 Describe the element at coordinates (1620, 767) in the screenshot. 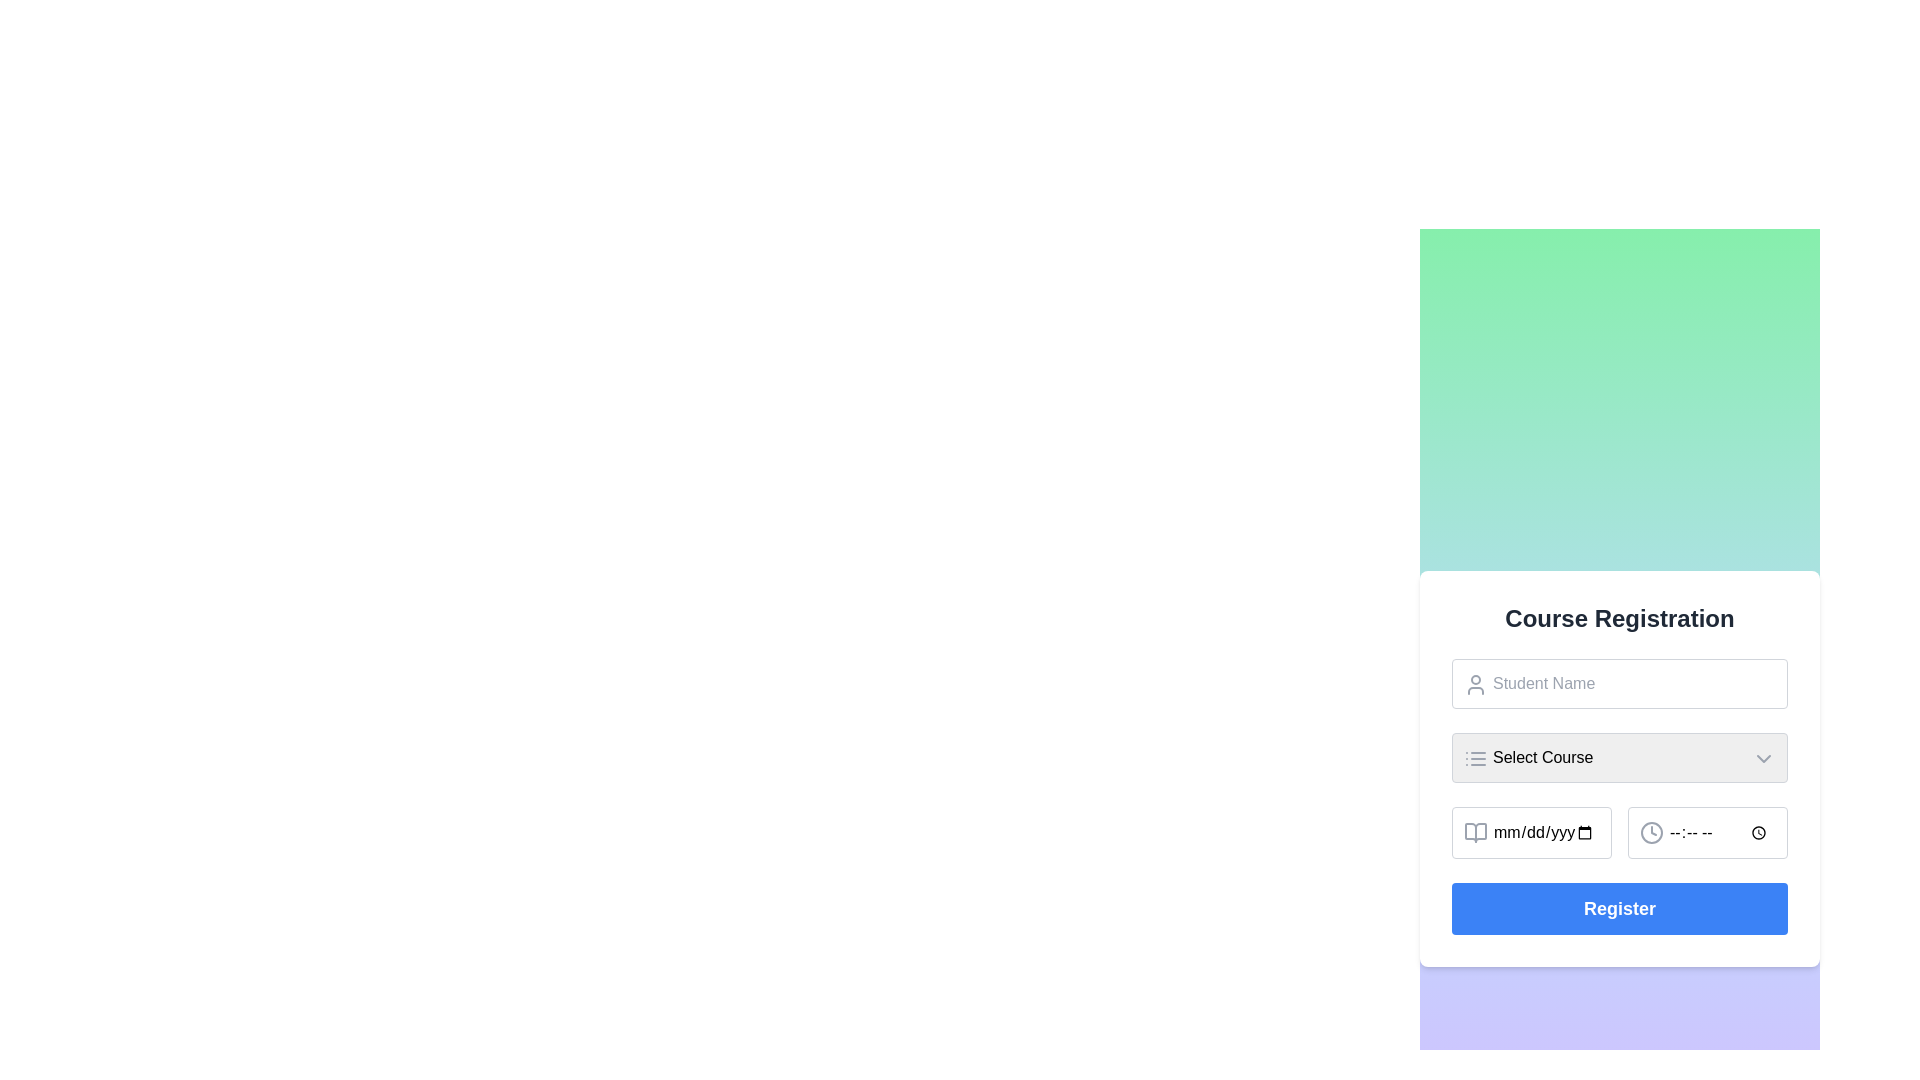

I see `the dropdown menu labeled 'Select Course'` at that location.